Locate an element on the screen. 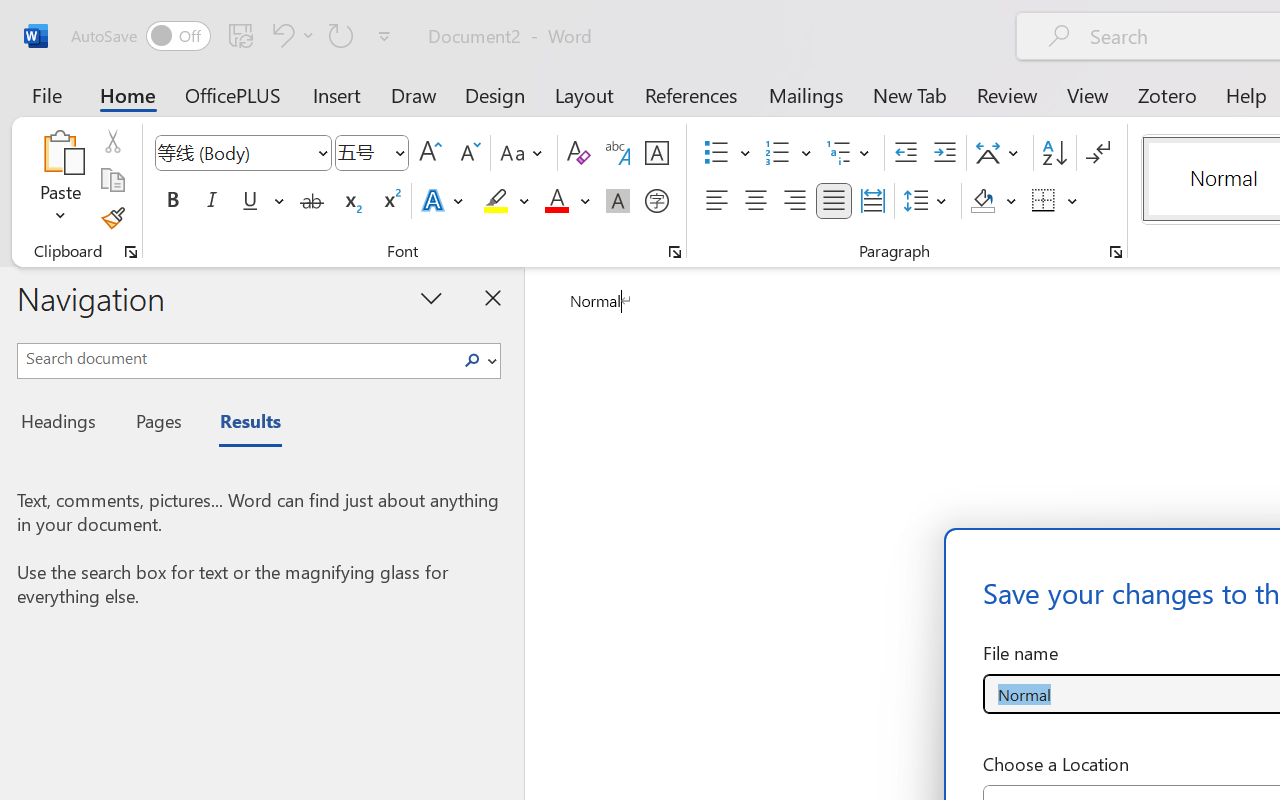  'Search' is located at coordinates (471, 360).